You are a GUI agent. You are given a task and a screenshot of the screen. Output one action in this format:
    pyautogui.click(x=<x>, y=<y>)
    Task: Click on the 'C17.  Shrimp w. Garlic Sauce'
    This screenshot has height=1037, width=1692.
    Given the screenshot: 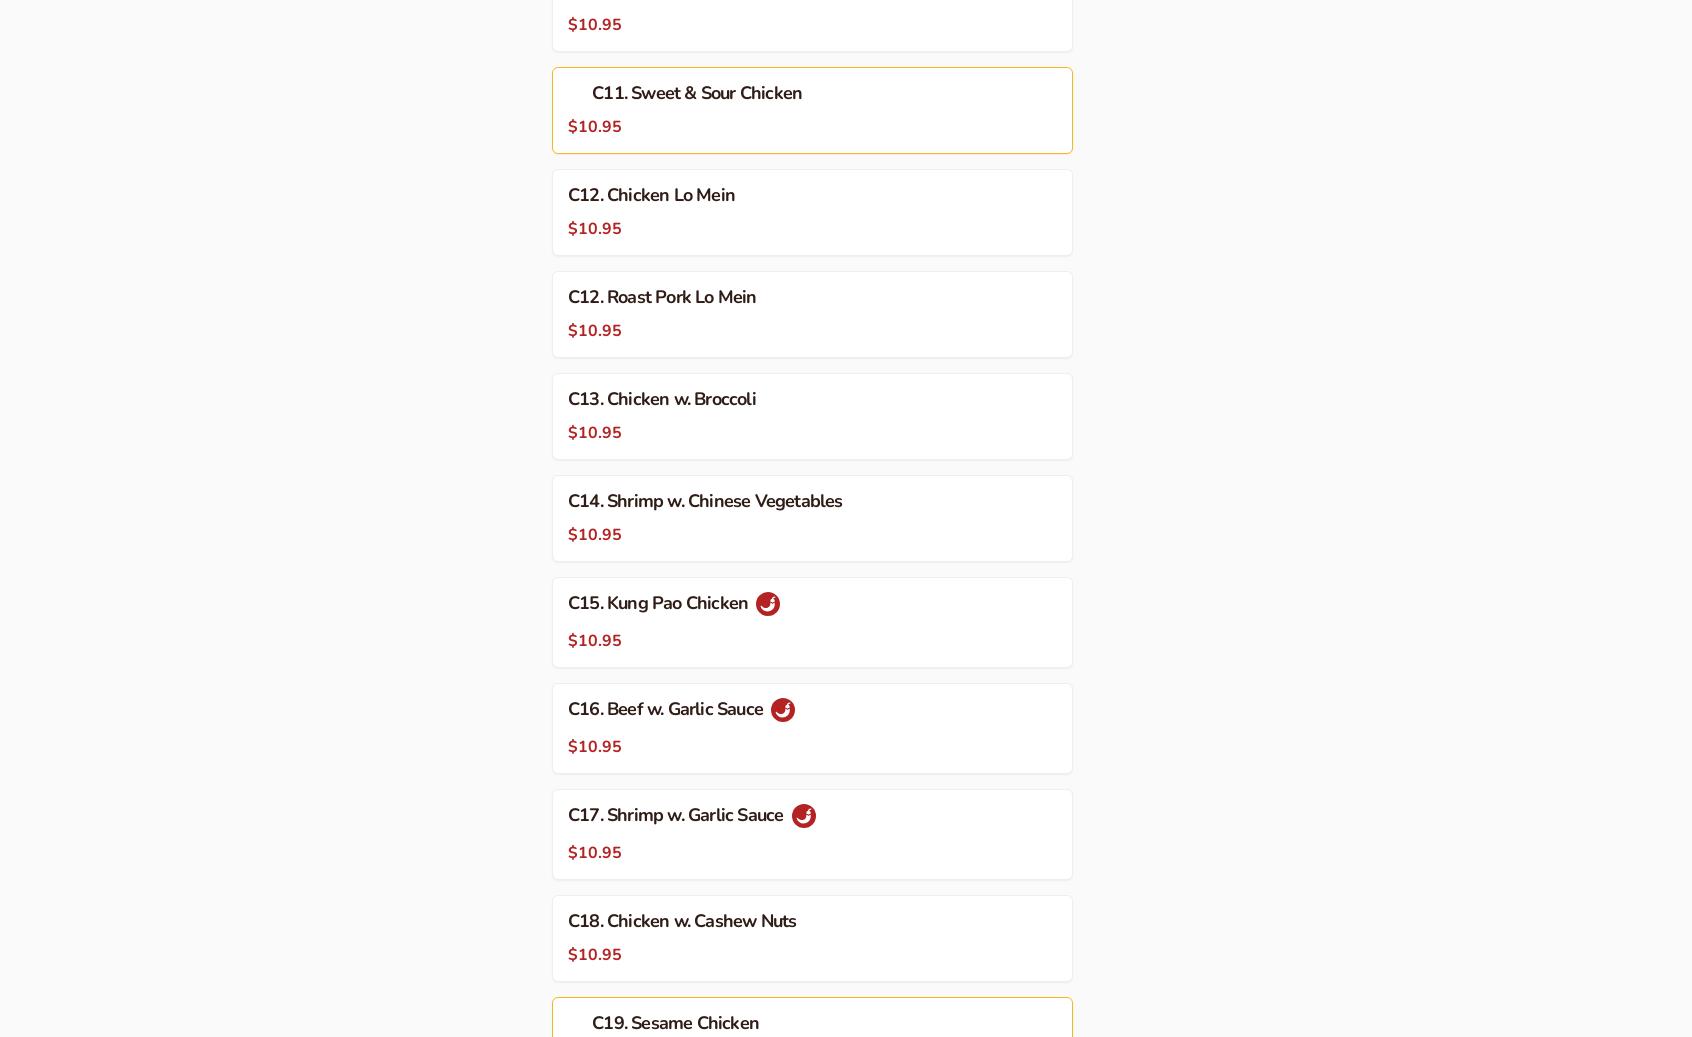 What is the action you would take?
    pyautogui.click(x=677, y=814)
    